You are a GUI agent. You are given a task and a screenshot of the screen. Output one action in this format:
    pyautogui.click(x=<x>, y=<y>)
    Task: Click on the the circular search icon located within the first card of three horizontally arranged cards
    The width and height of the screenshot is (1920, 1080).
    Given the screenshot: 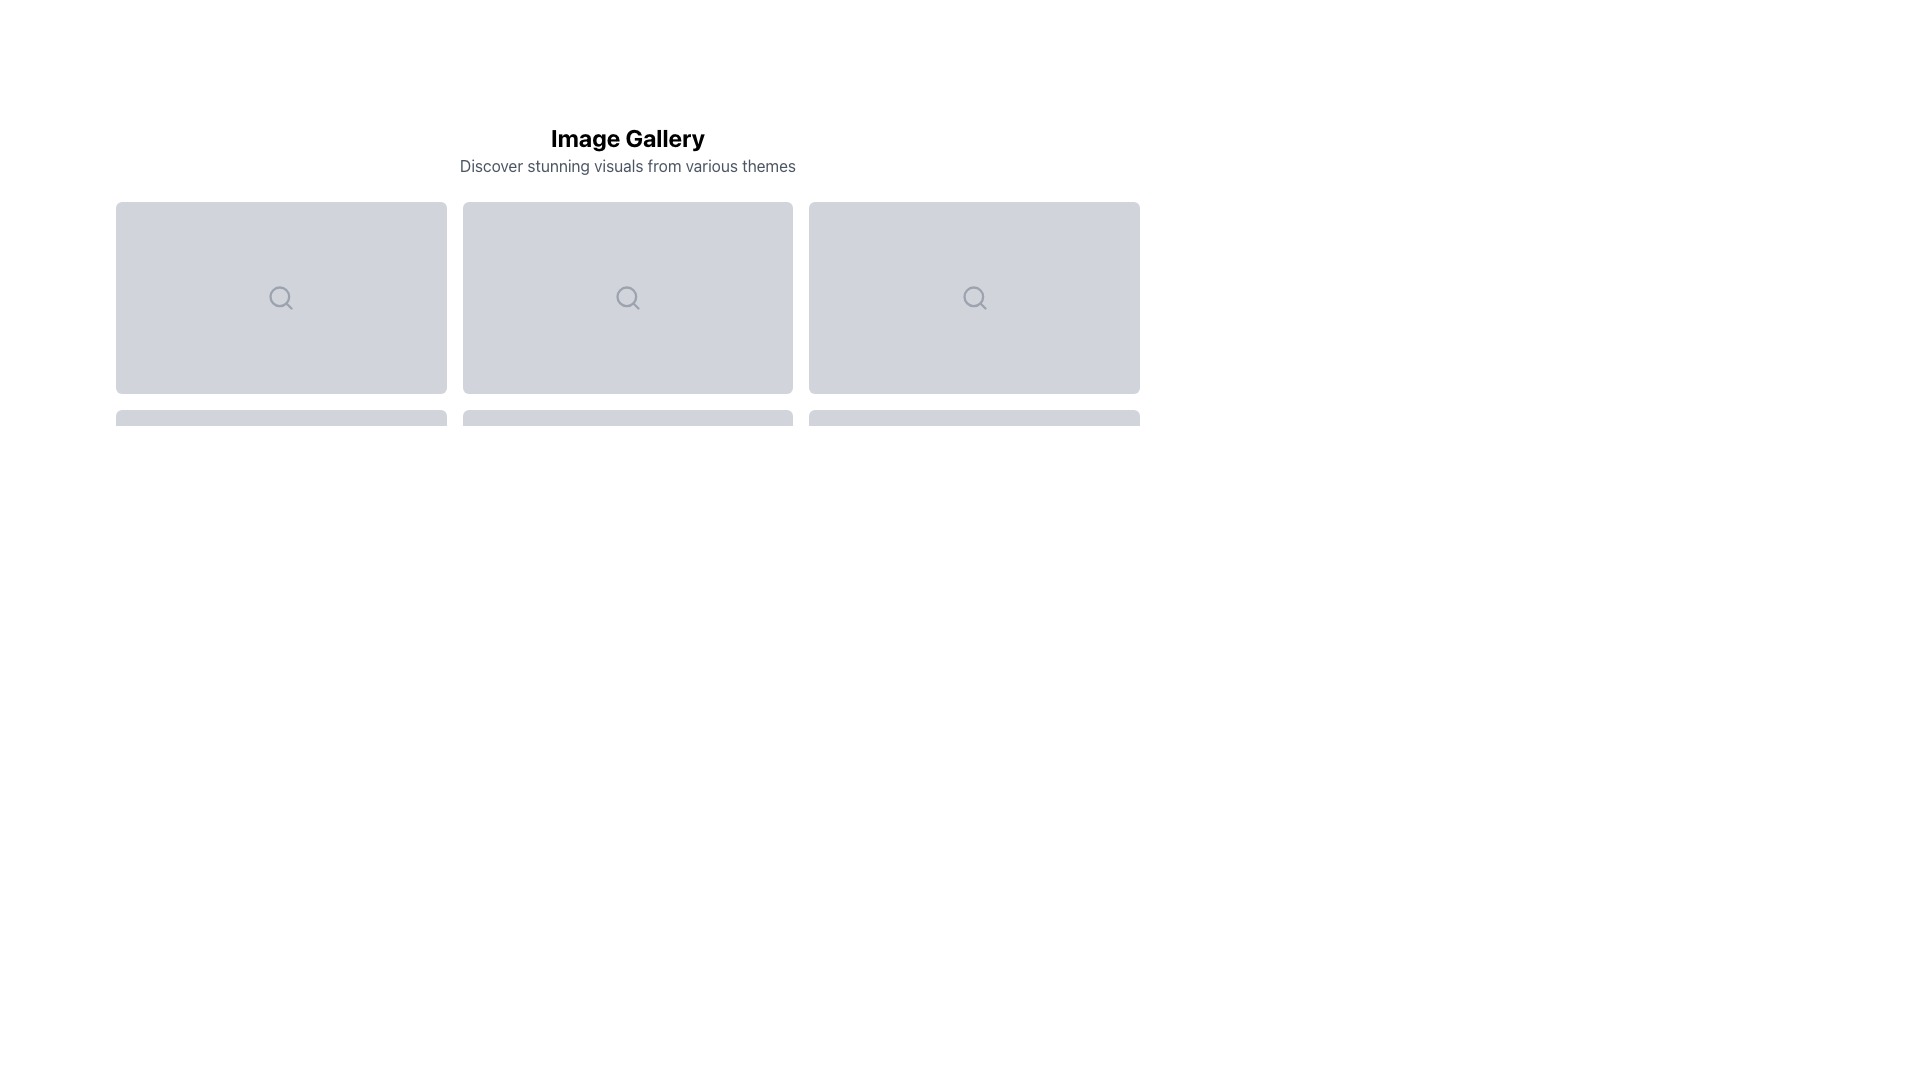 What is the action you would take?
    pyautogui.click(x=279, y=296)
    